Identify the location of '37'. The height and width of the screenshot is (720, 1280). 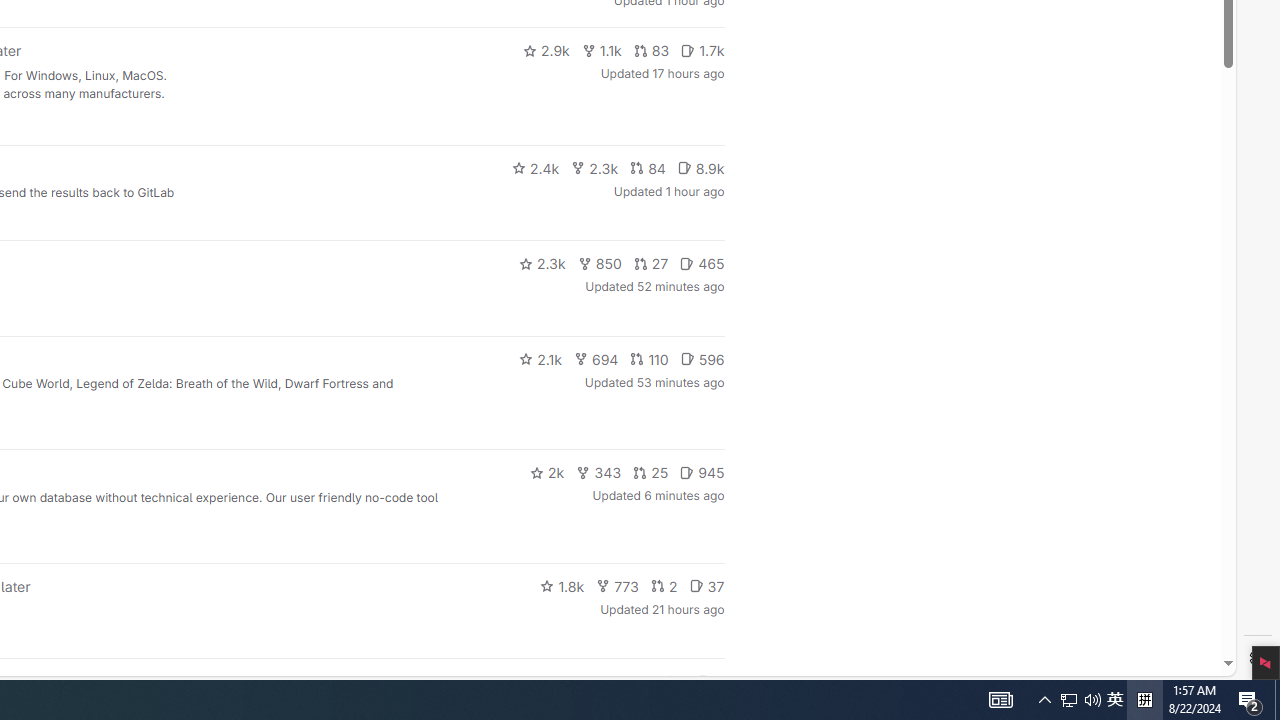
(706, 585).